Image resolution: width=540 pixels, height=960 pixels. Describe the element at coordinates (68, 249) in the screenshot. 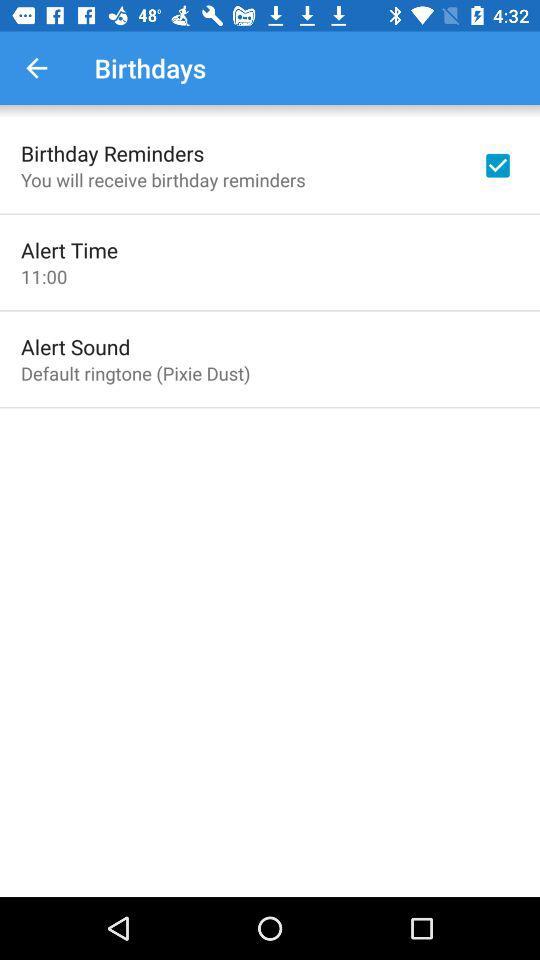

I see `the icon below the you will receive` at that location.